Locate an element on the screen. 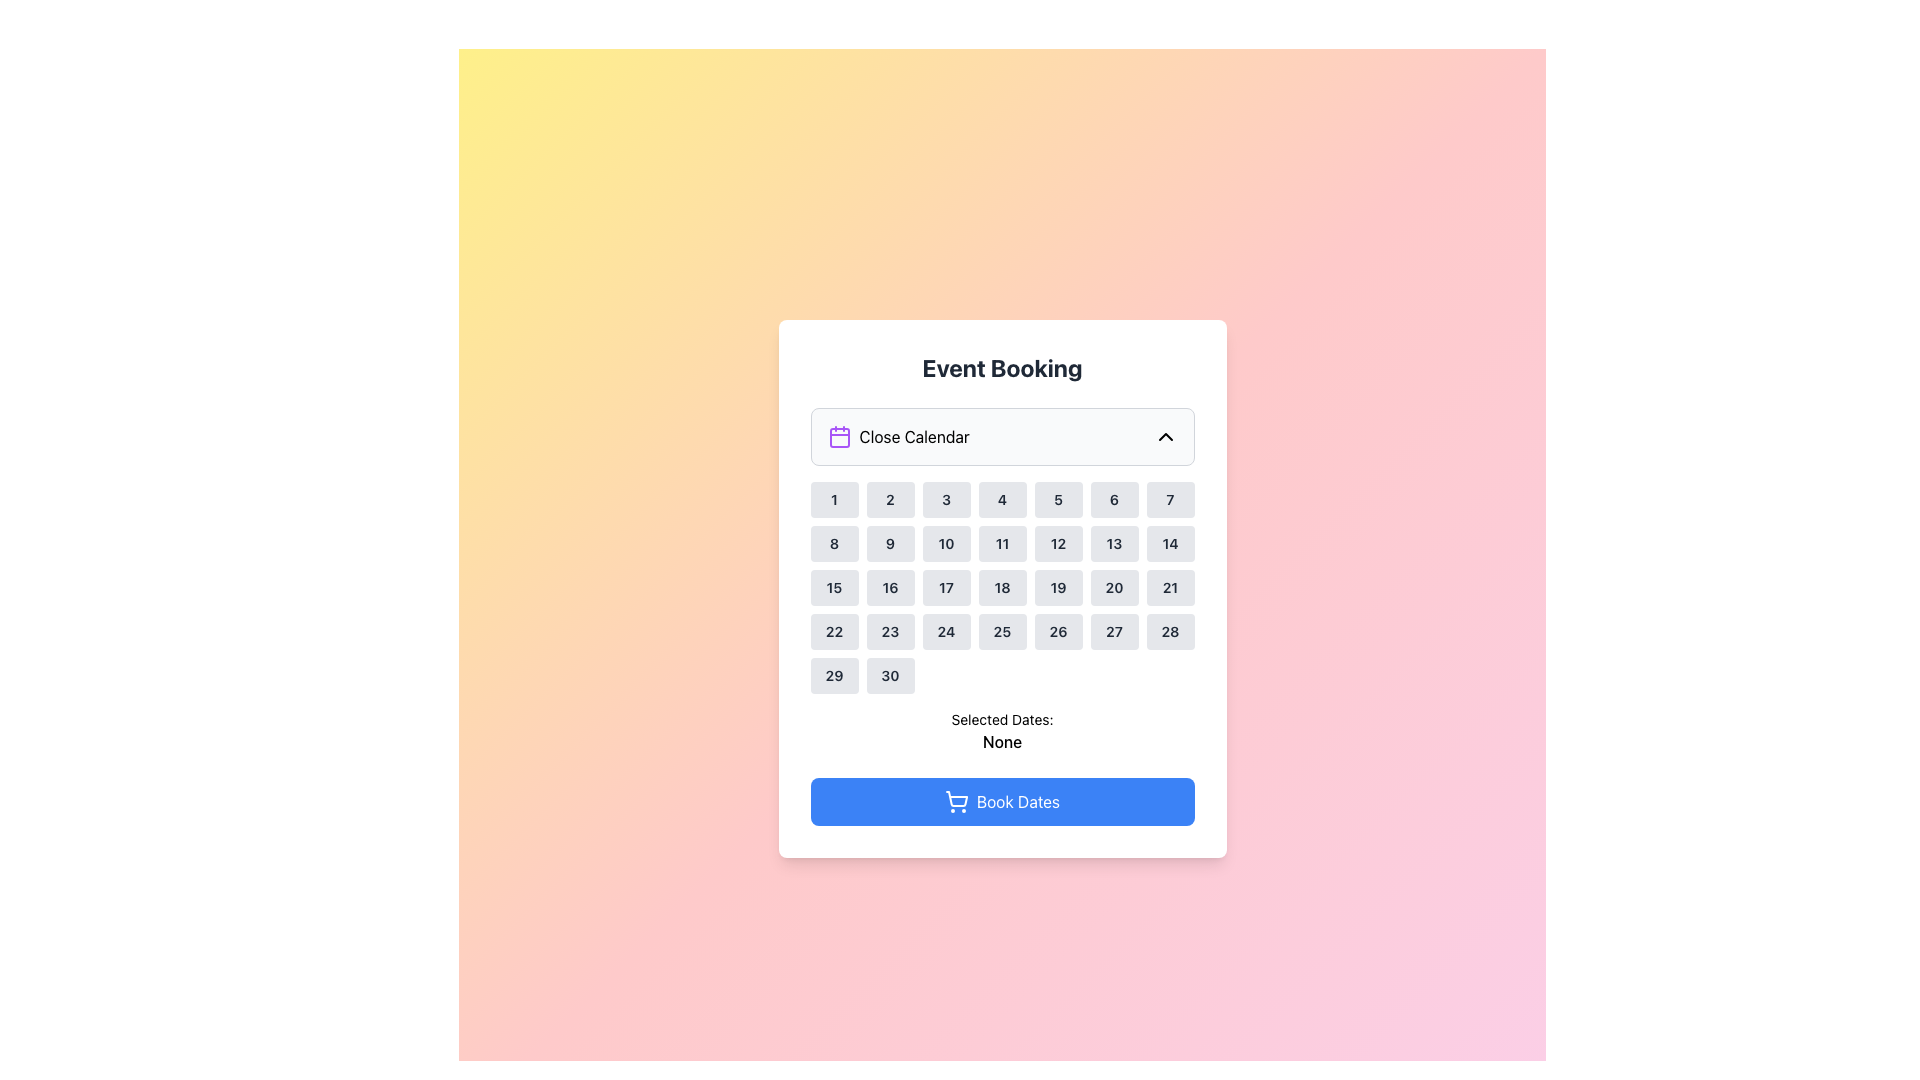 This screenshot has height=1080, width=1920. the small, rounded rectangular button with a light gray background and the text '26' is located at coordinates (1057, 632).